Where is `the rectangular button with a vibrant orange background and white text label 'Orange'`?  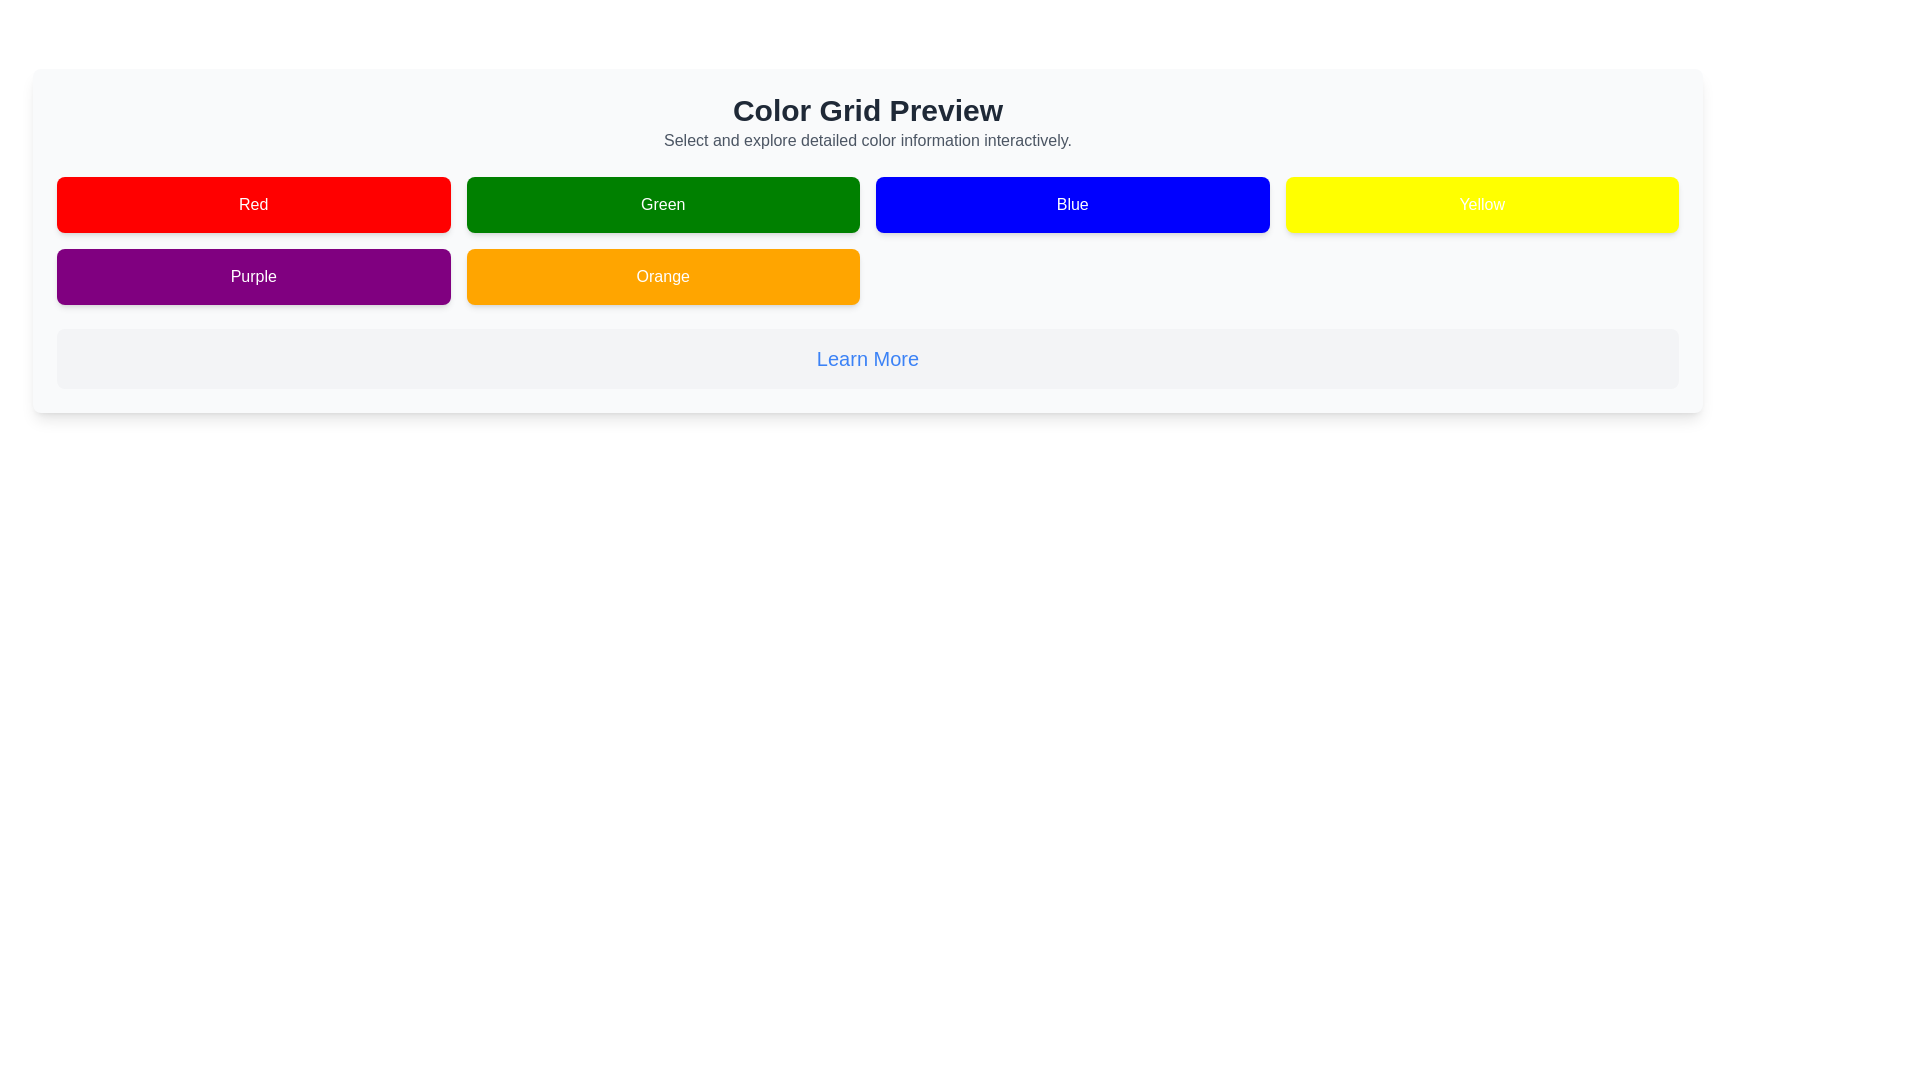 the rectangular button with a vibrant orange background and white text label 'Orange' is located at coordinates (663, 277).